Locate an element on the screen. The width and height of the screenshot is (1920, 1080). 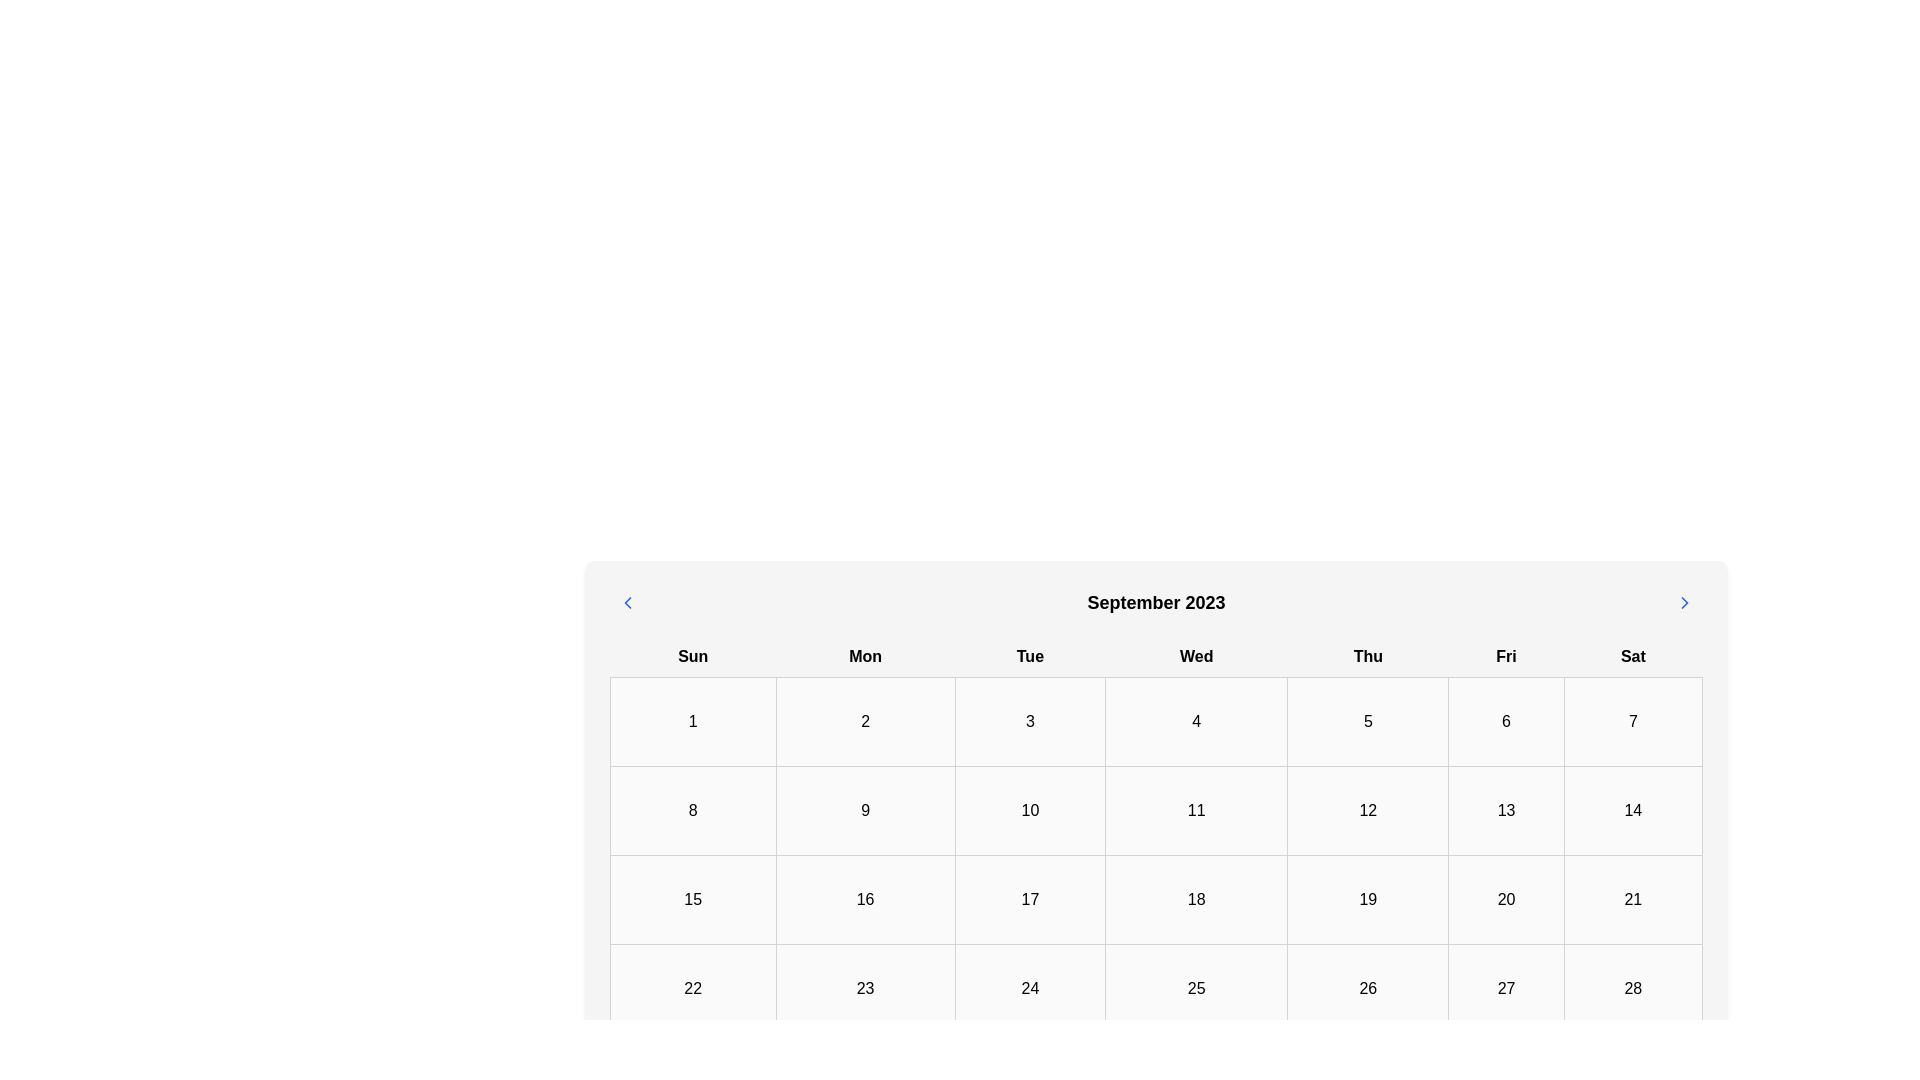
the clickable calendar date cell displaying the number '5' is located at coordinates (1367, 721).